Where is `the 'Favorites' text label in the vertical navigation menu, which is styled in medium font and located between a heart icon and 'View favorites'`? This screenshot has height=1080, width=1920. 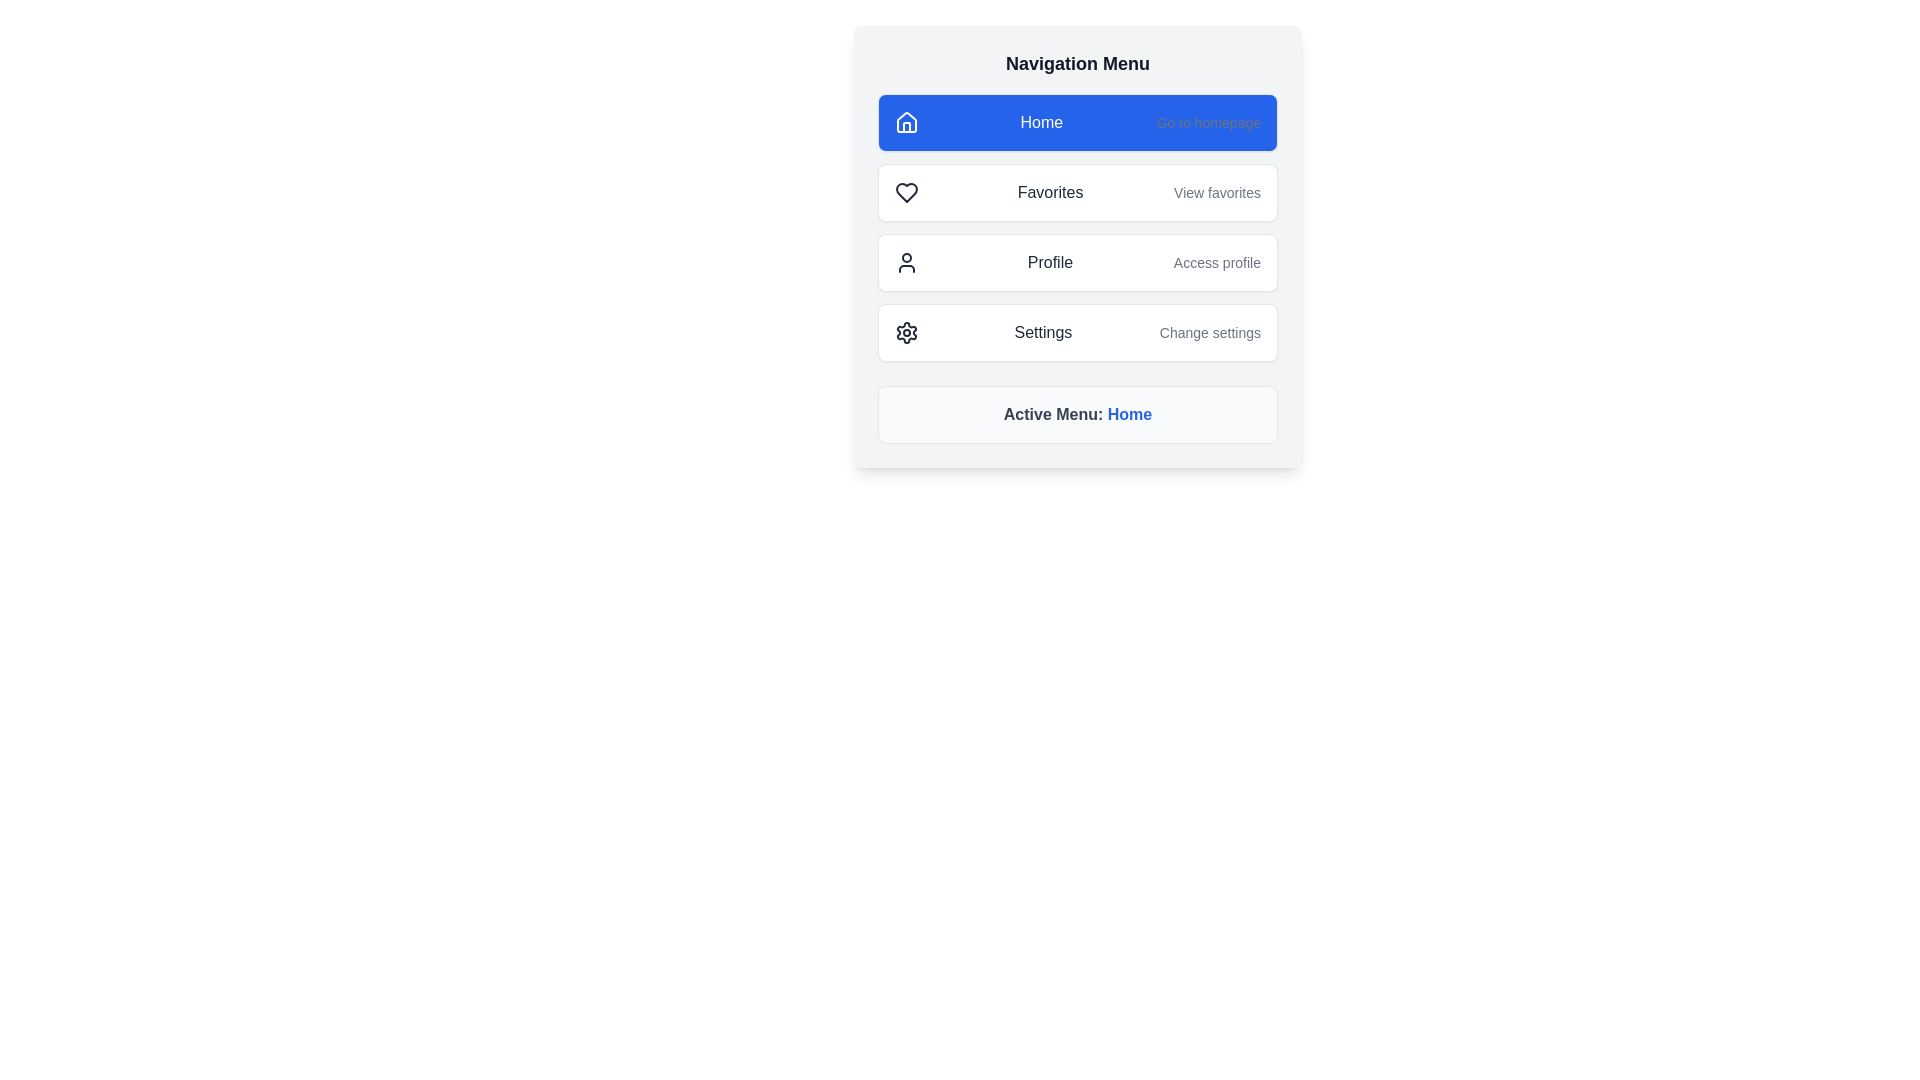 the 'Favorites' text label in the vertical navigation menu, which is styled in medium font and located between a heart icon and 'View favorites' is located at coordinates (1049, 192).